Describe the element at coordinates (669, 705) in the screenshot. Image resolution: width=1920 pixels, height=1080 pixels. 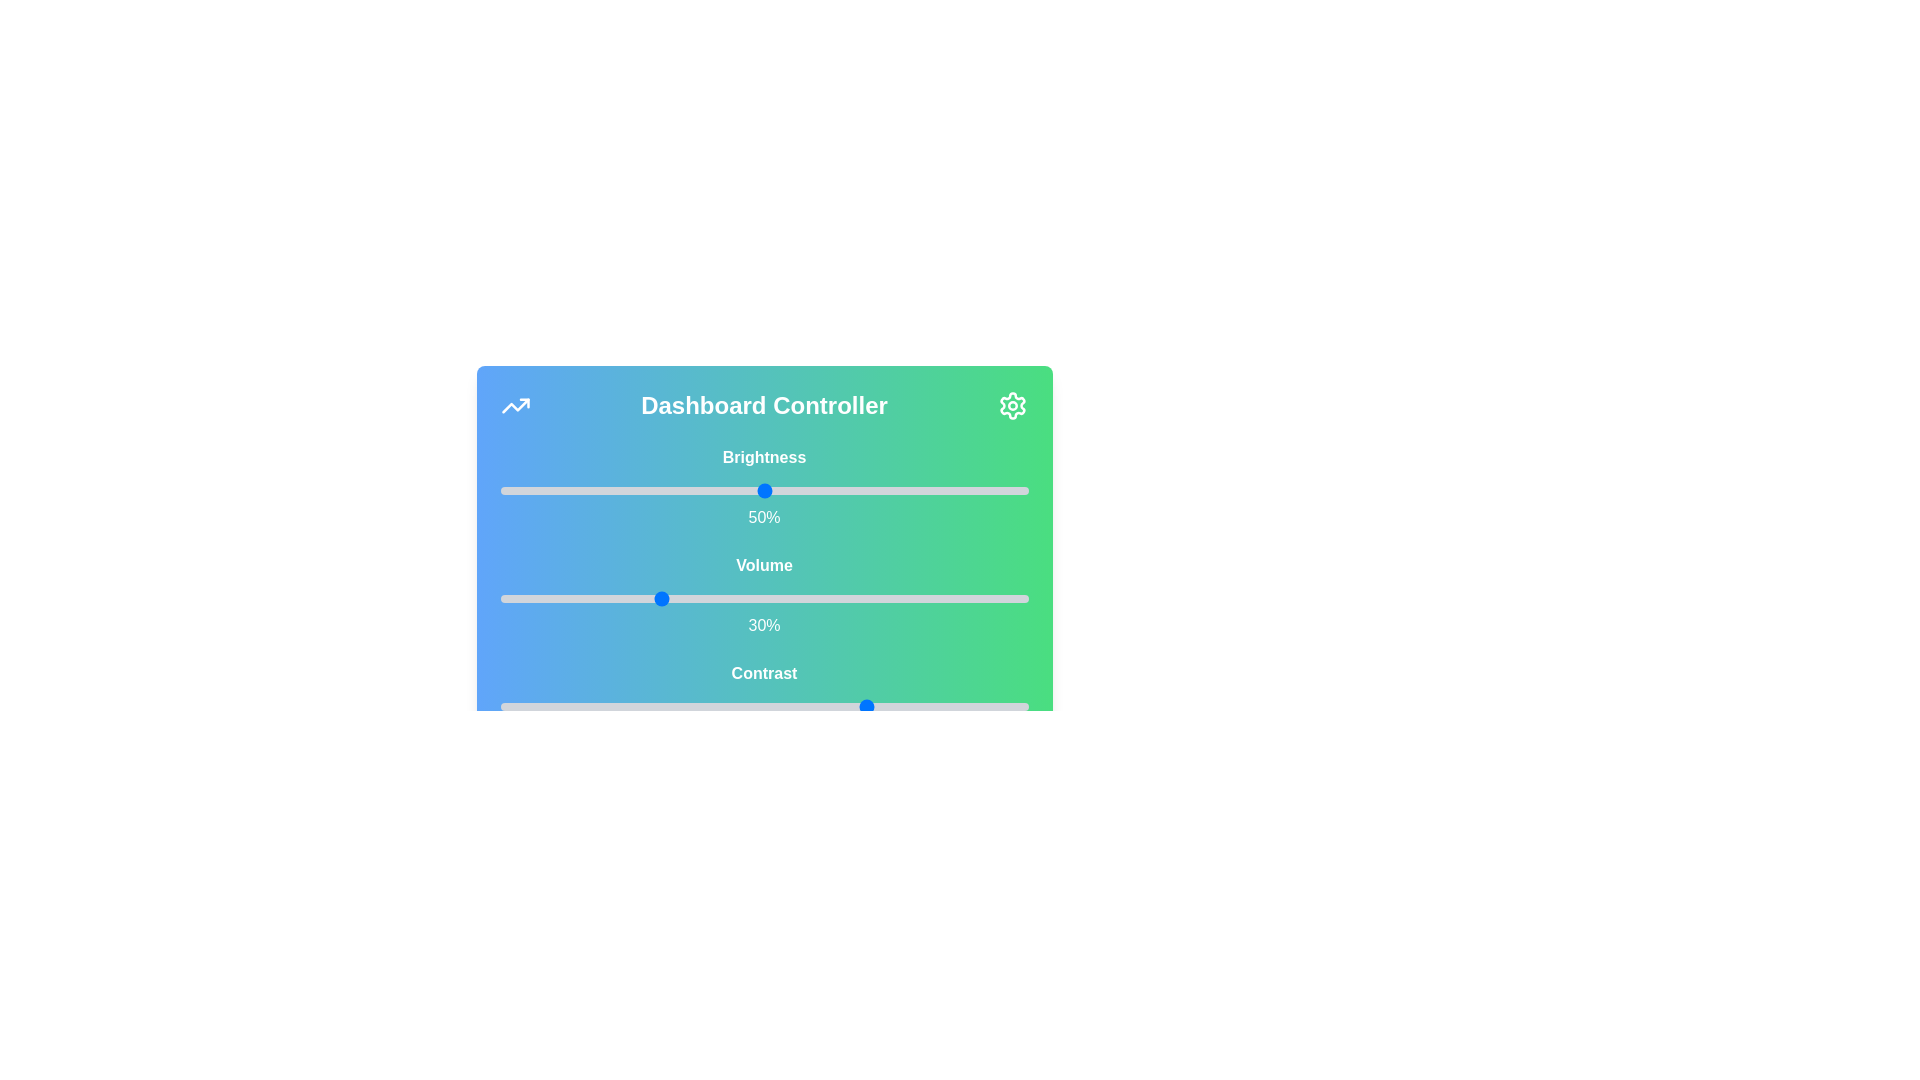
I see `the contrast slider to 32%` at that location.